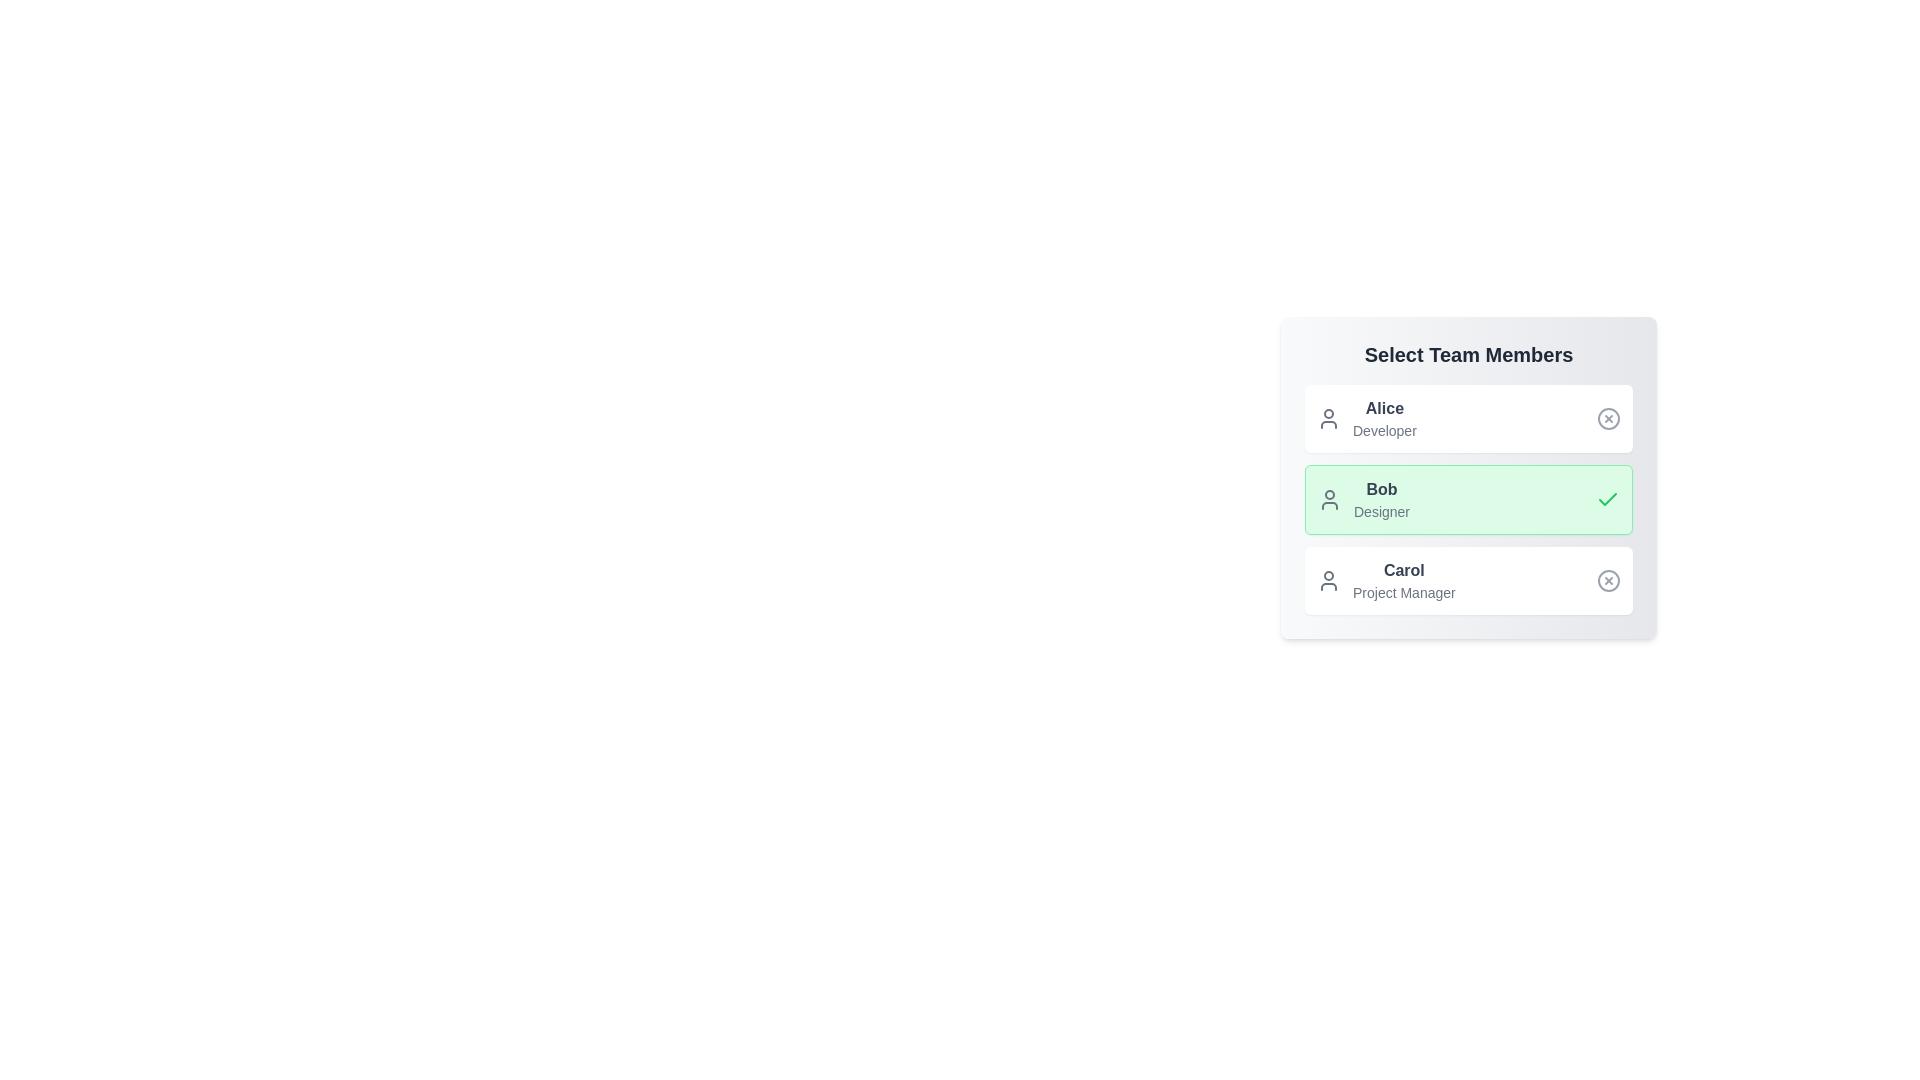 Image resolution: width=1920 pixels, height=1080 pixels. Describe the element at coordinates (1468, 581) in the screenshot. I see `the profile chip for Carol` at that location.